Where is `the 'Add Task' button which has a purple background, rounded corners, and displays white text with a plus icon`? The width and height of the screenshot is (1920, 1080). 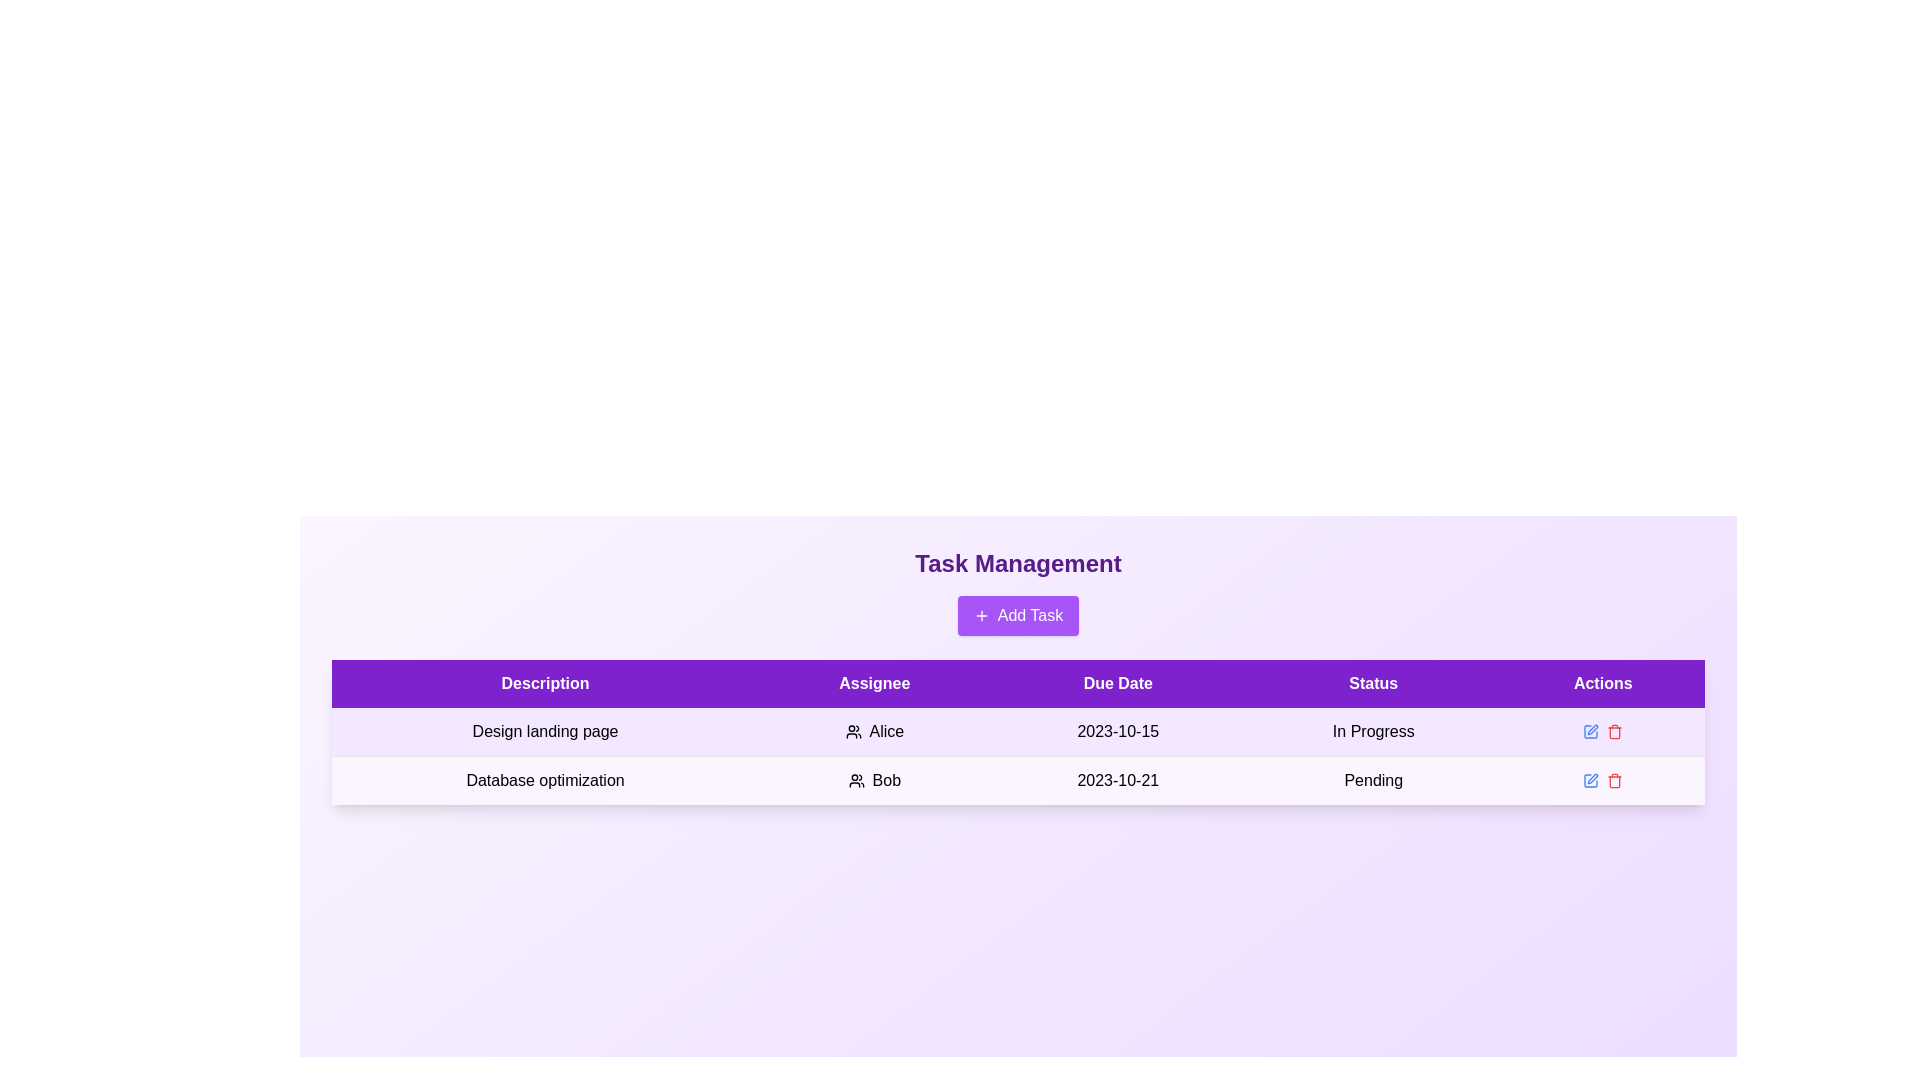
the 'Add Task' button which has a purple background, rounded corners, and displays white text with a plus icon is located at coordinates (1018, 615).